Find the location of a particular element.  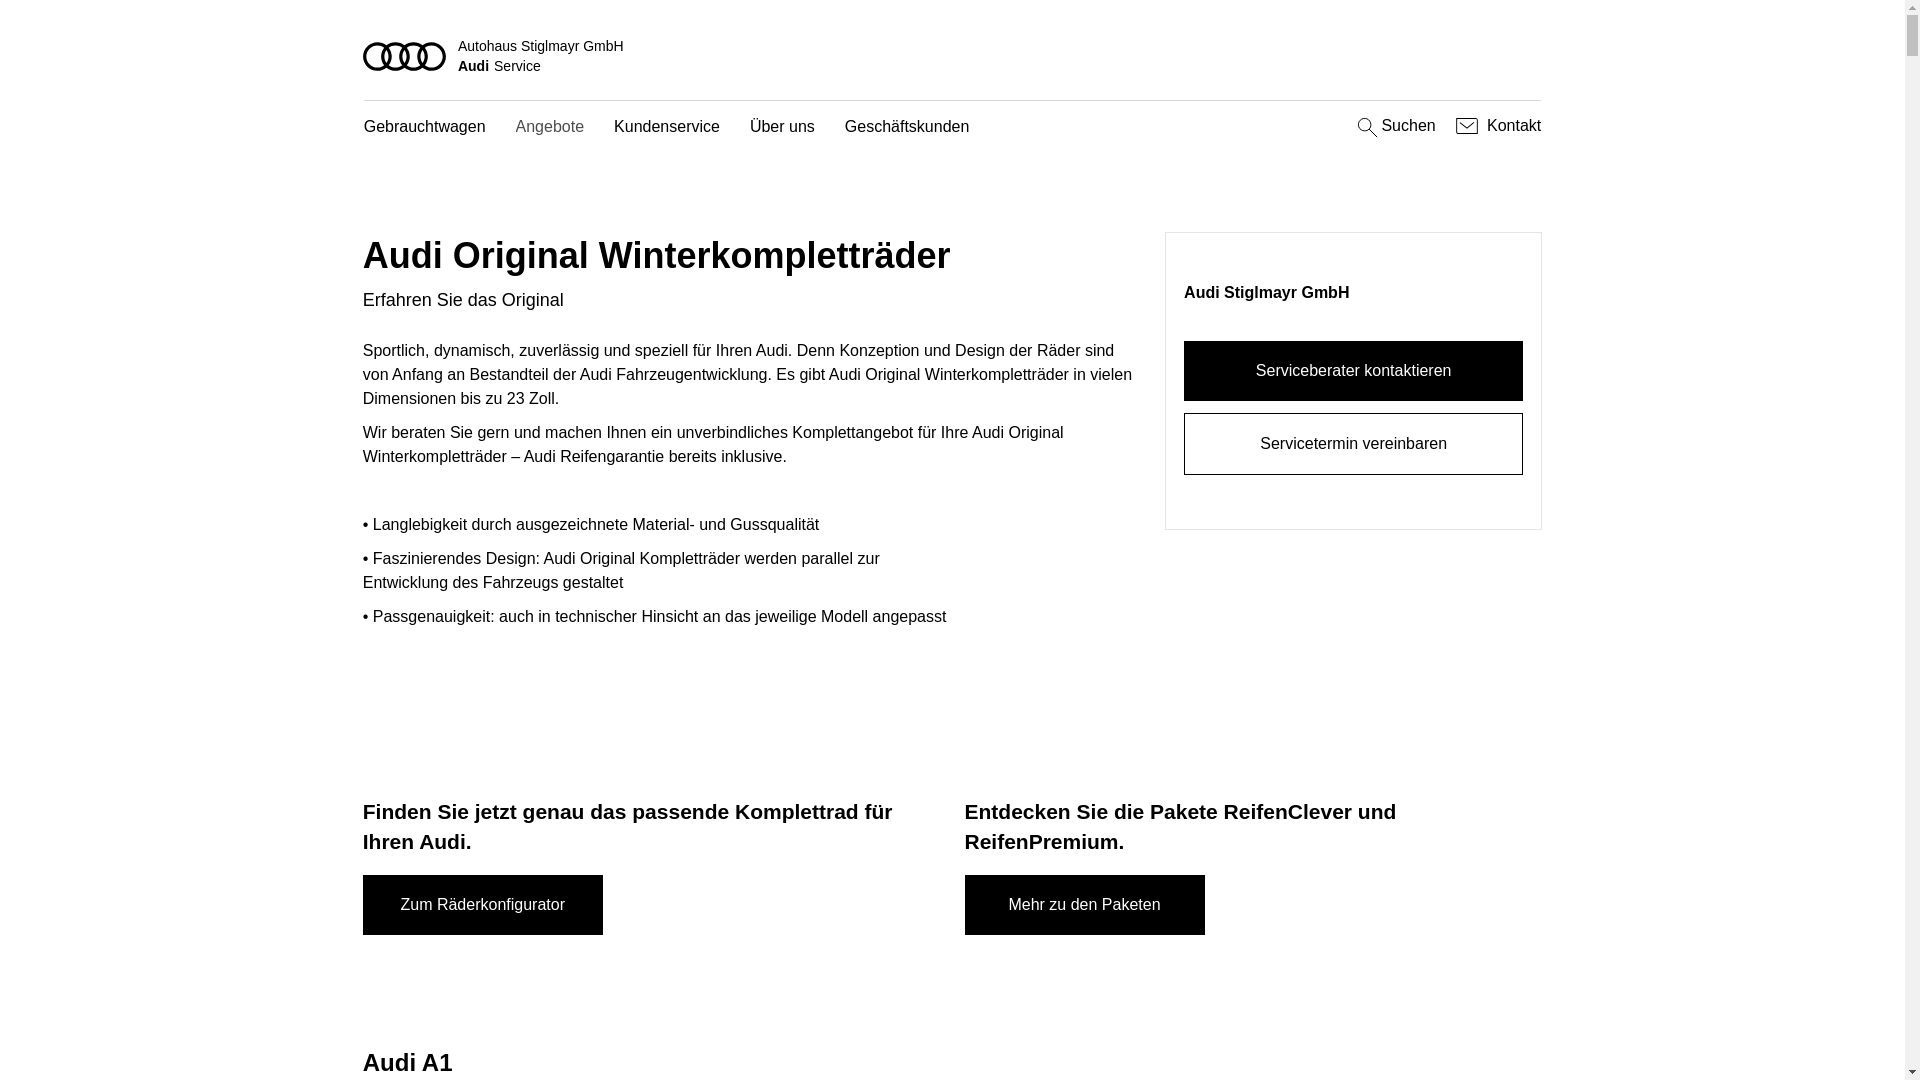

'Mehr zu den Paketen' is located at coordinates (1083, 905).